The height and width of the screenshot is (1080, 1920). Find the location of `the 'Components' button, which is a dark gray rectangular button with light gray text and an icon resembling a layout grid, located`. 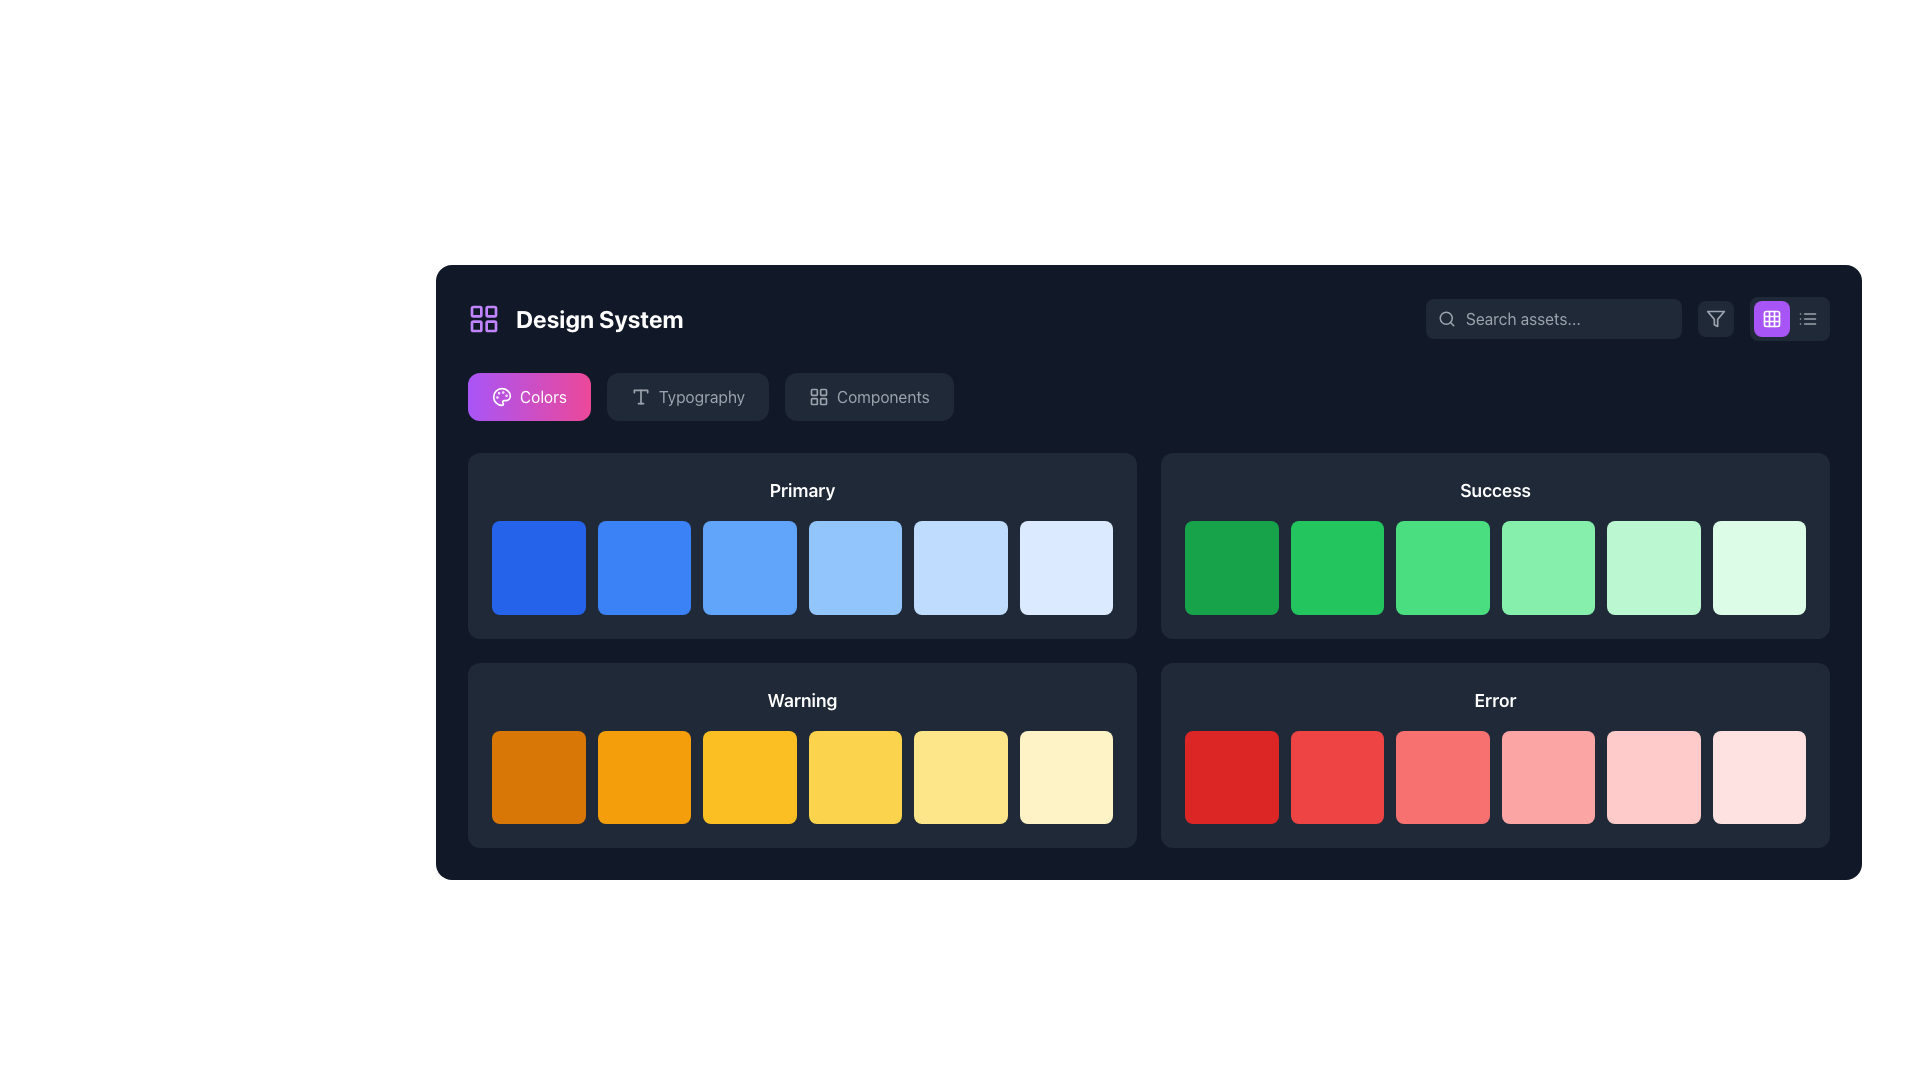

the 'Components' button, which is a dark gray rectangular button with light gray text and an icon resembling a layout grid, located is located at coordinates (869, 397).